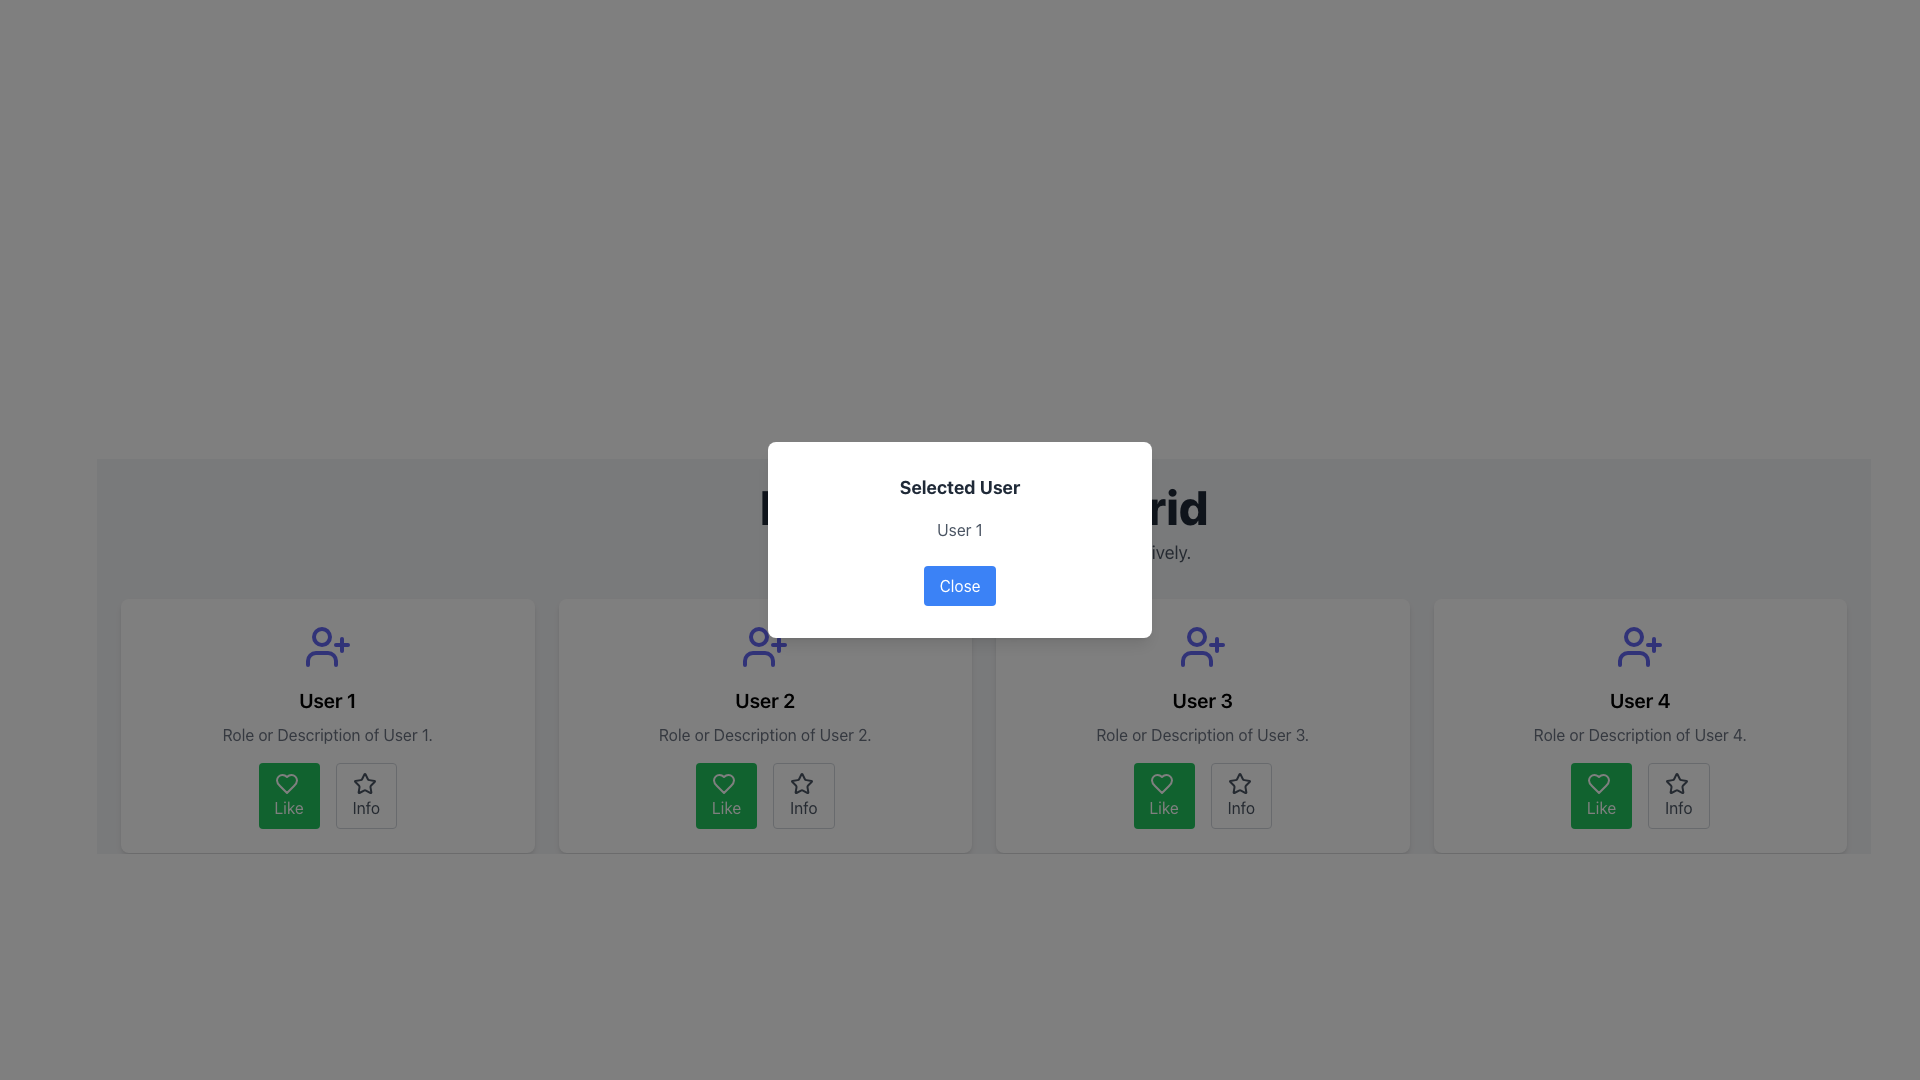 The image size is (1920, 1080). I want to click on the 'Like' button on the card displaying information about 'User 4', which is located in the fourth position of a four-column grid layout, so click(1640, 725).